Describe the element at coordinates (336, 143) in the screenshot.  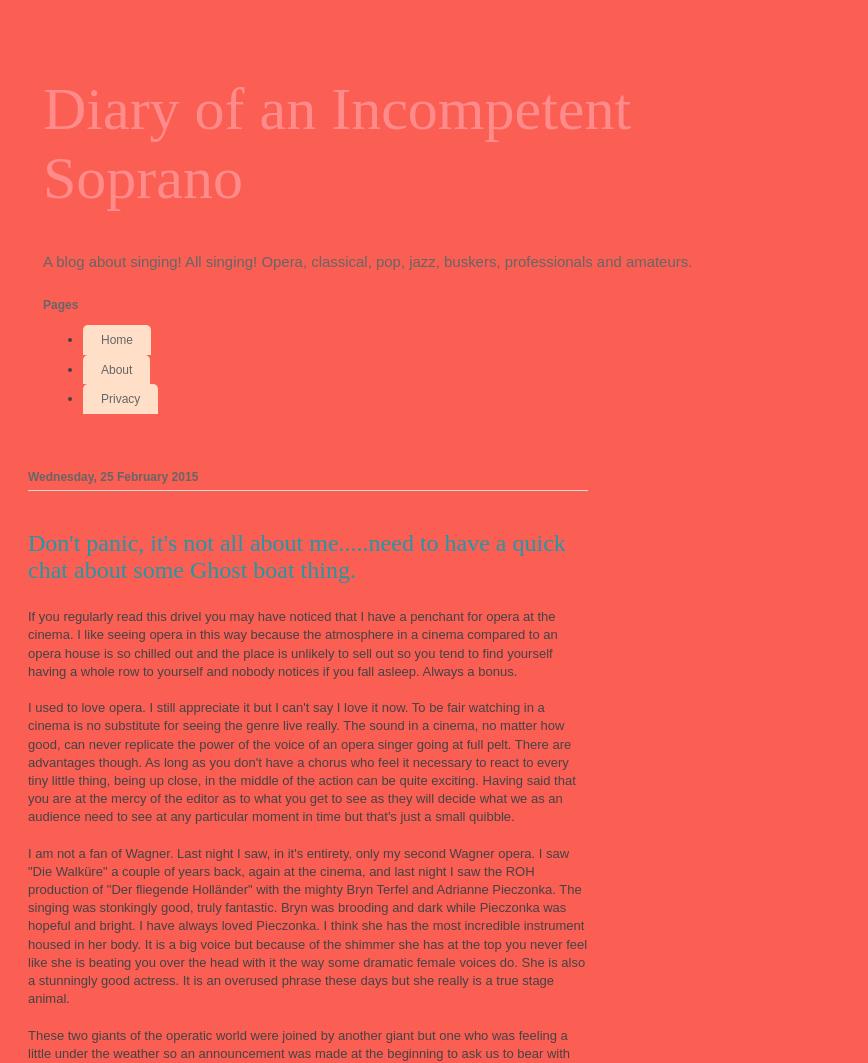
I see `'Diary of an Incompetent Soprano'` at that location.